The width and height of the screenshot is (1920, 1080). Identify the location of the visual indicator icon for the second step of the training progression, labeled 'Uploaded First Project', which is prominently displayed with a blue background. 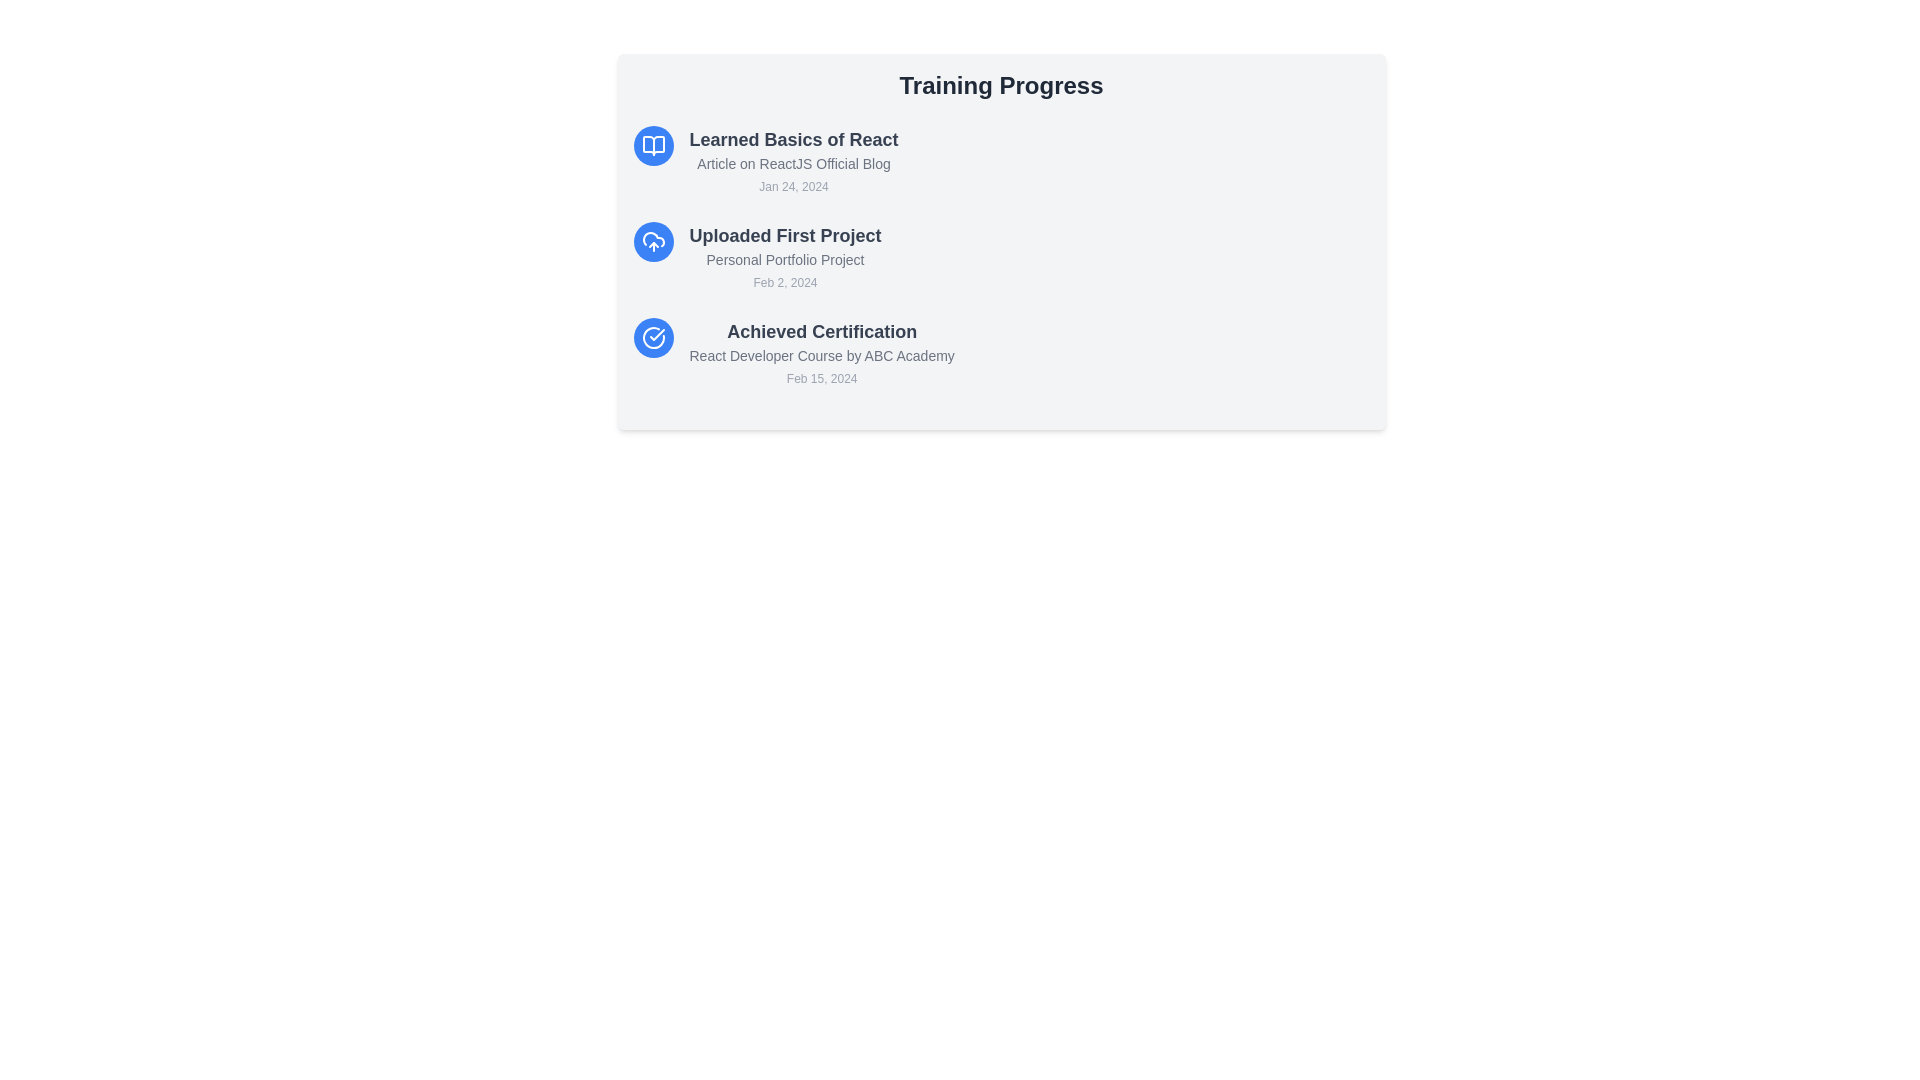
(653, 241).